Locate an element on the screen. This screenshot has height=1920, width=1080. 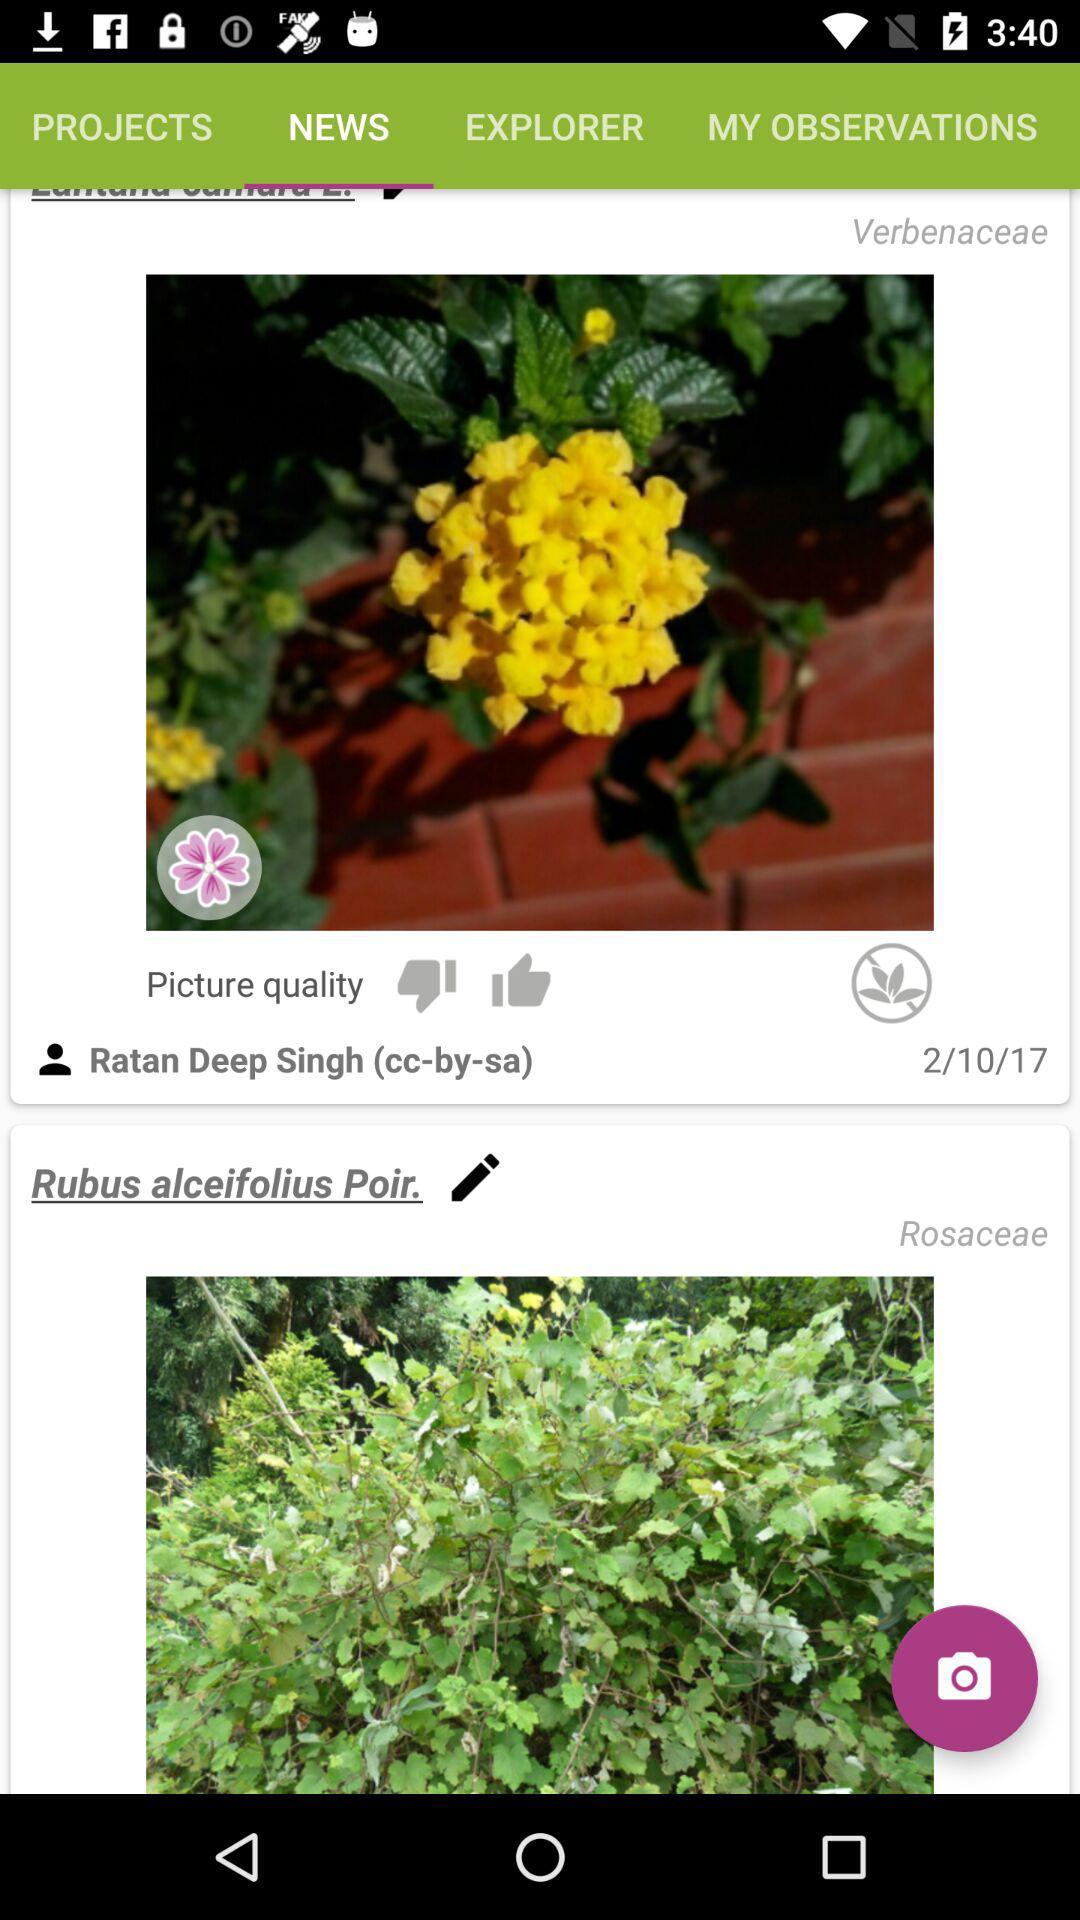
the item to the right of picture quality is located at coordinates (425, 983).